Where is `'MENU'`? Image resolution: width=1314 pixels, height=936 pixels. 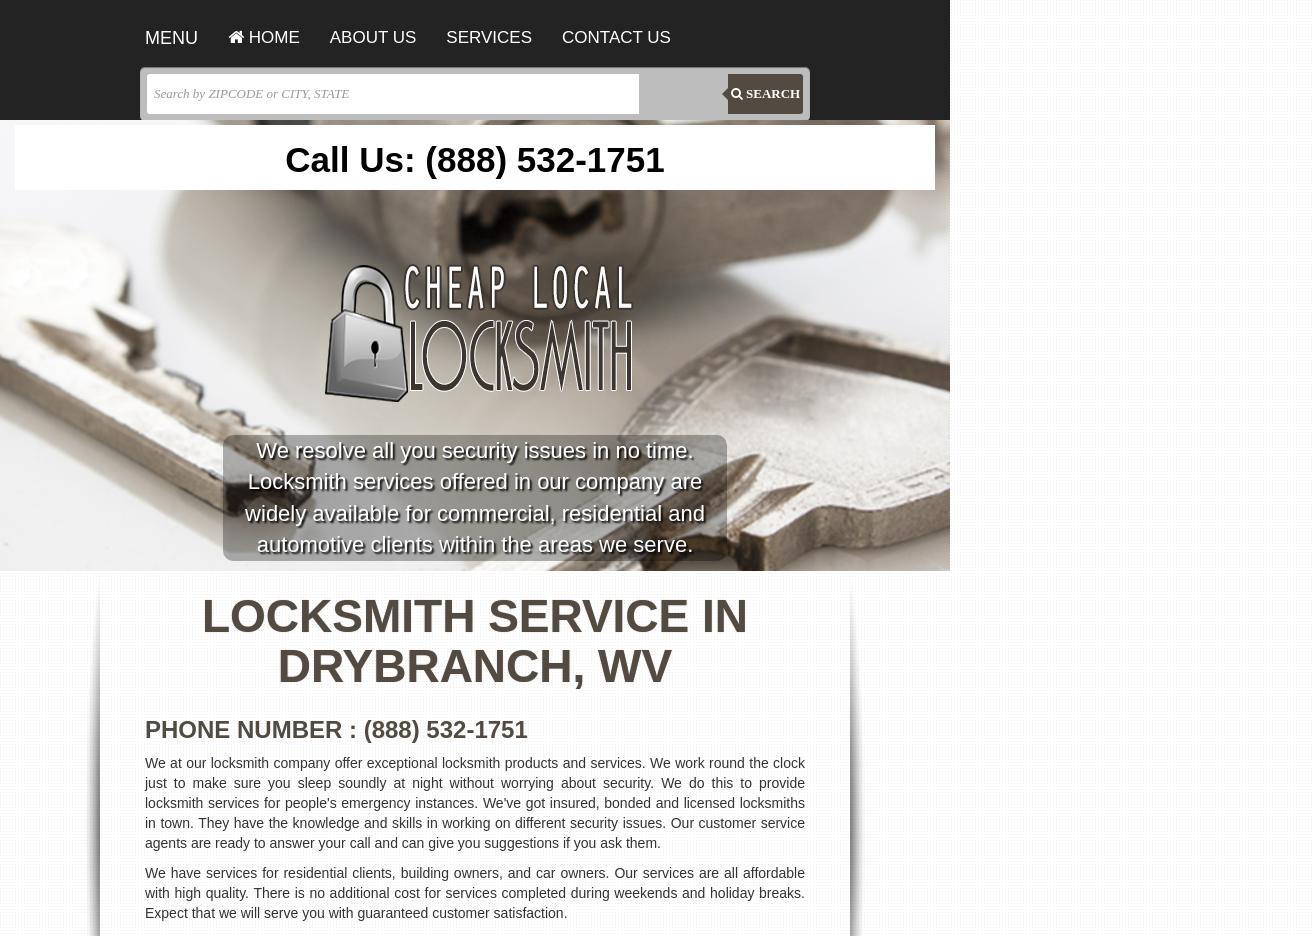 'MENU' is located at coordinates (145, 37).